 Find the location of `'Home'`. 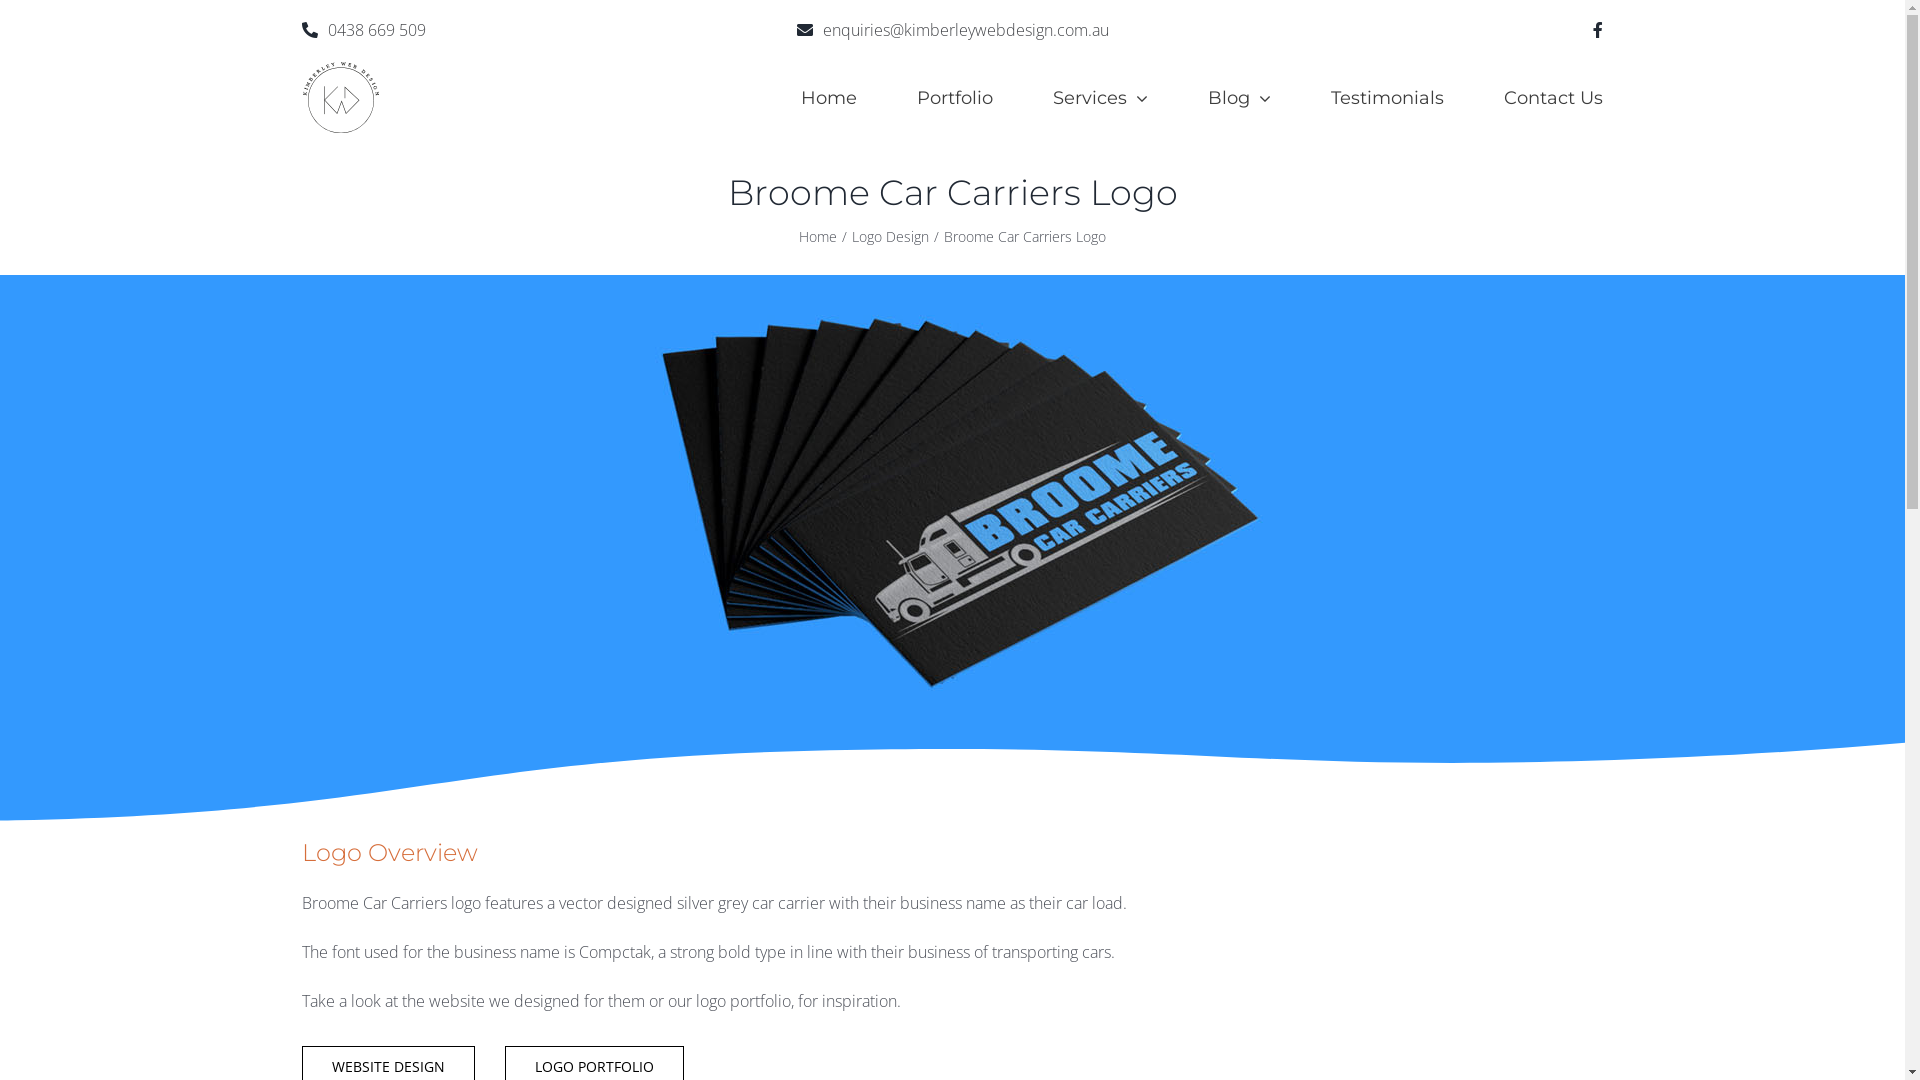

'Home' is located at coordinates (829, 97).